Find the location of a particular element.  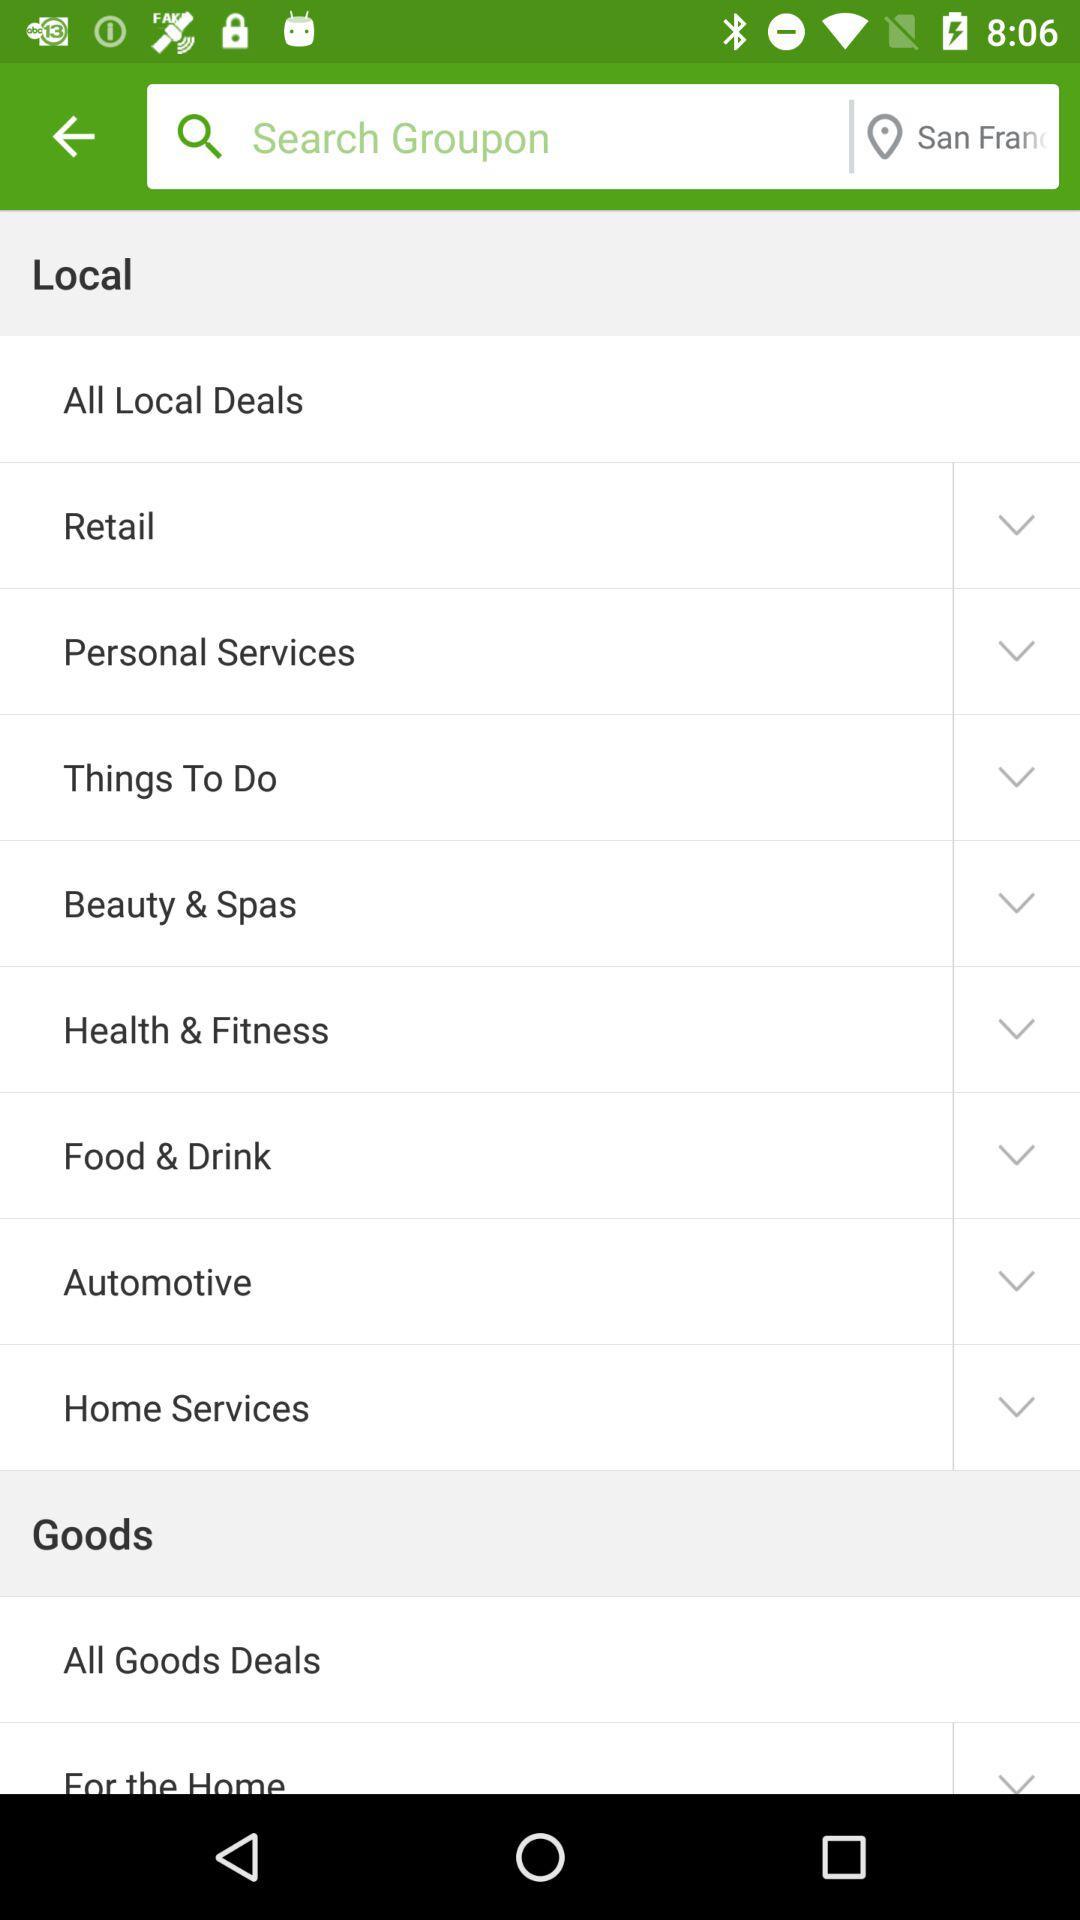

icon above the all local deals is located at coordinates (545, 135).